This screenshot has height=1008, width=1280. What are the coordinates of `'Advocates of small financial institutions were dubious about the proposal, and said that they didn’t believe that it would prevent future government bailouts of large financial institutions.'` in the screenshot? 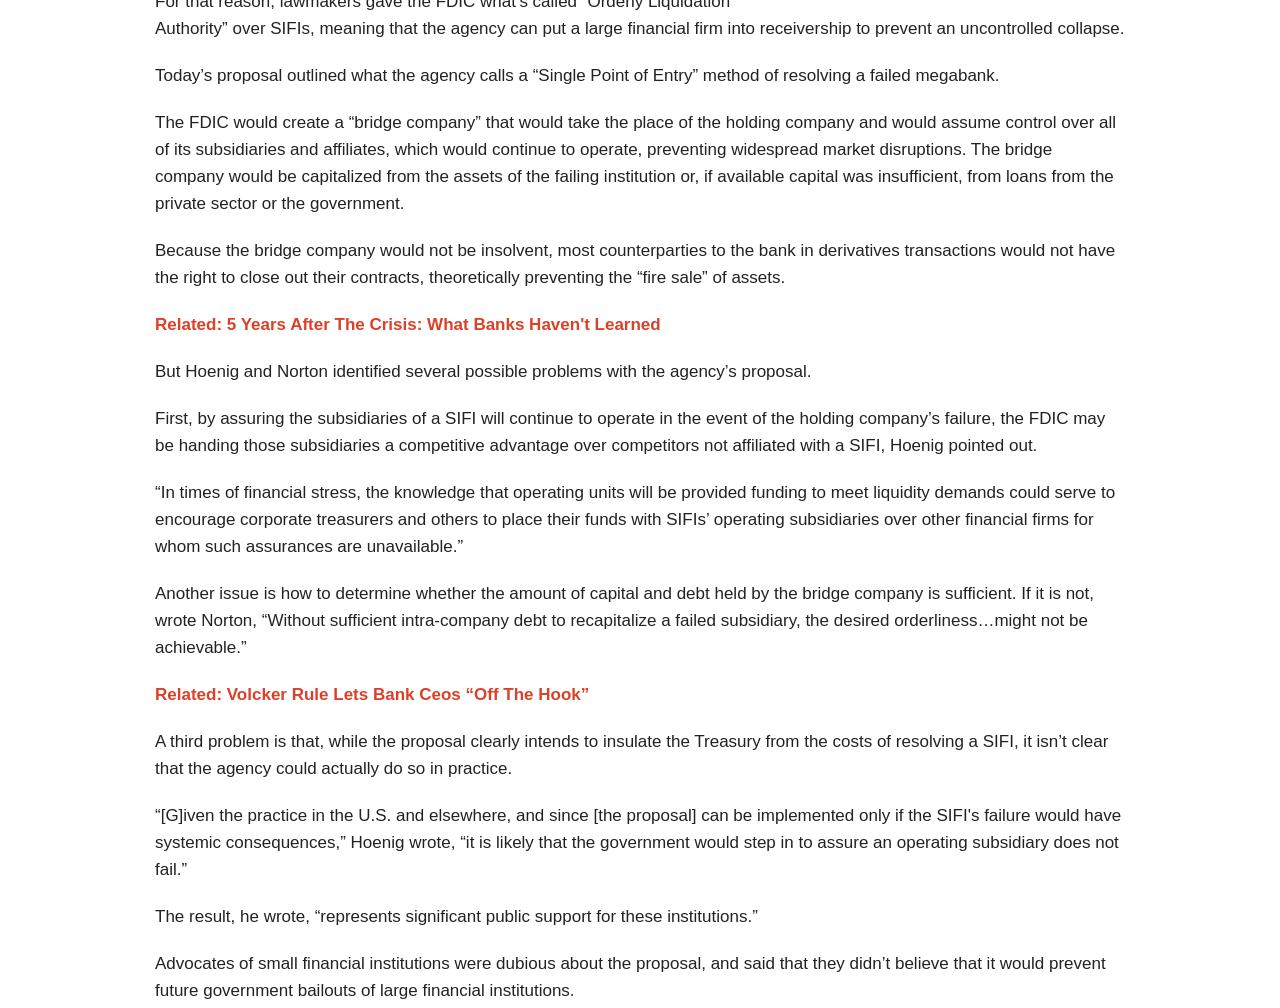 It's located at (629, 976).